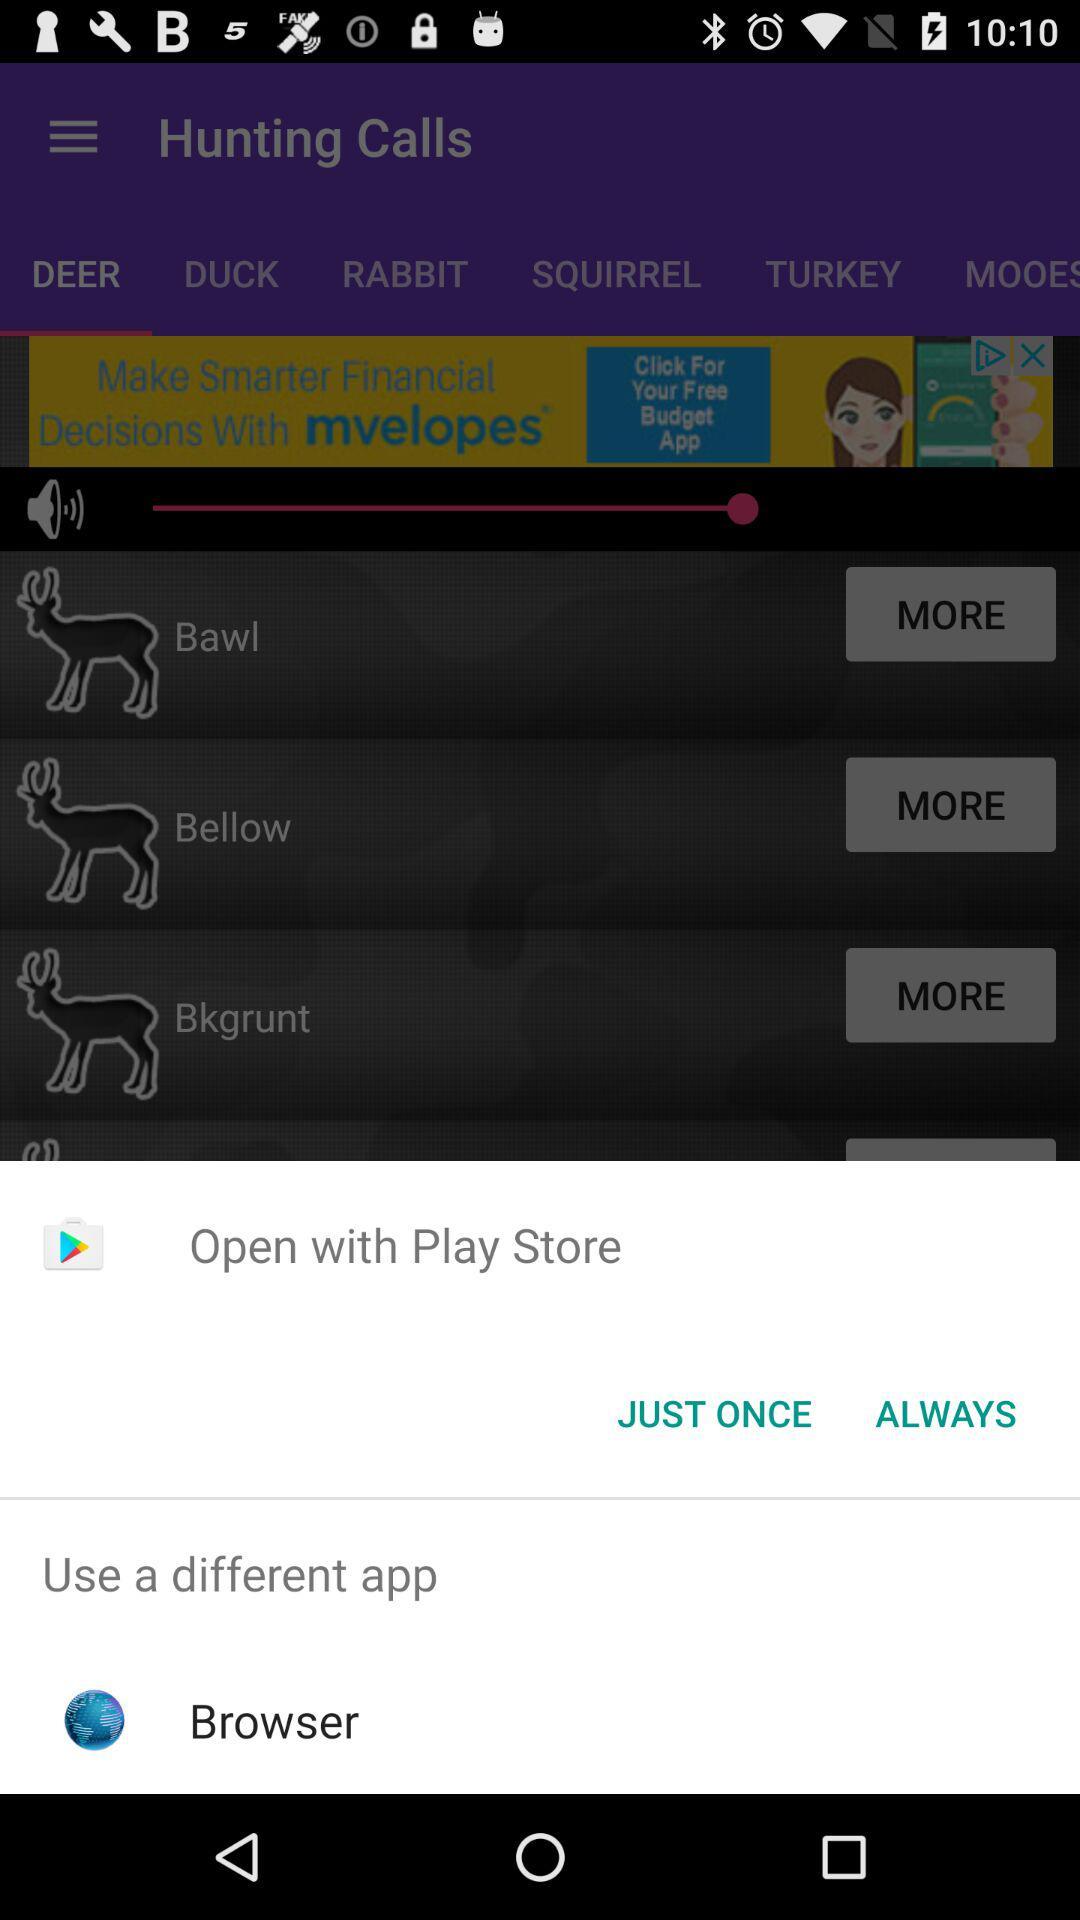 The width and height of the screenshot is (1080, 1920). I want to click on the item below the open with play icon, so click(713, 1411).